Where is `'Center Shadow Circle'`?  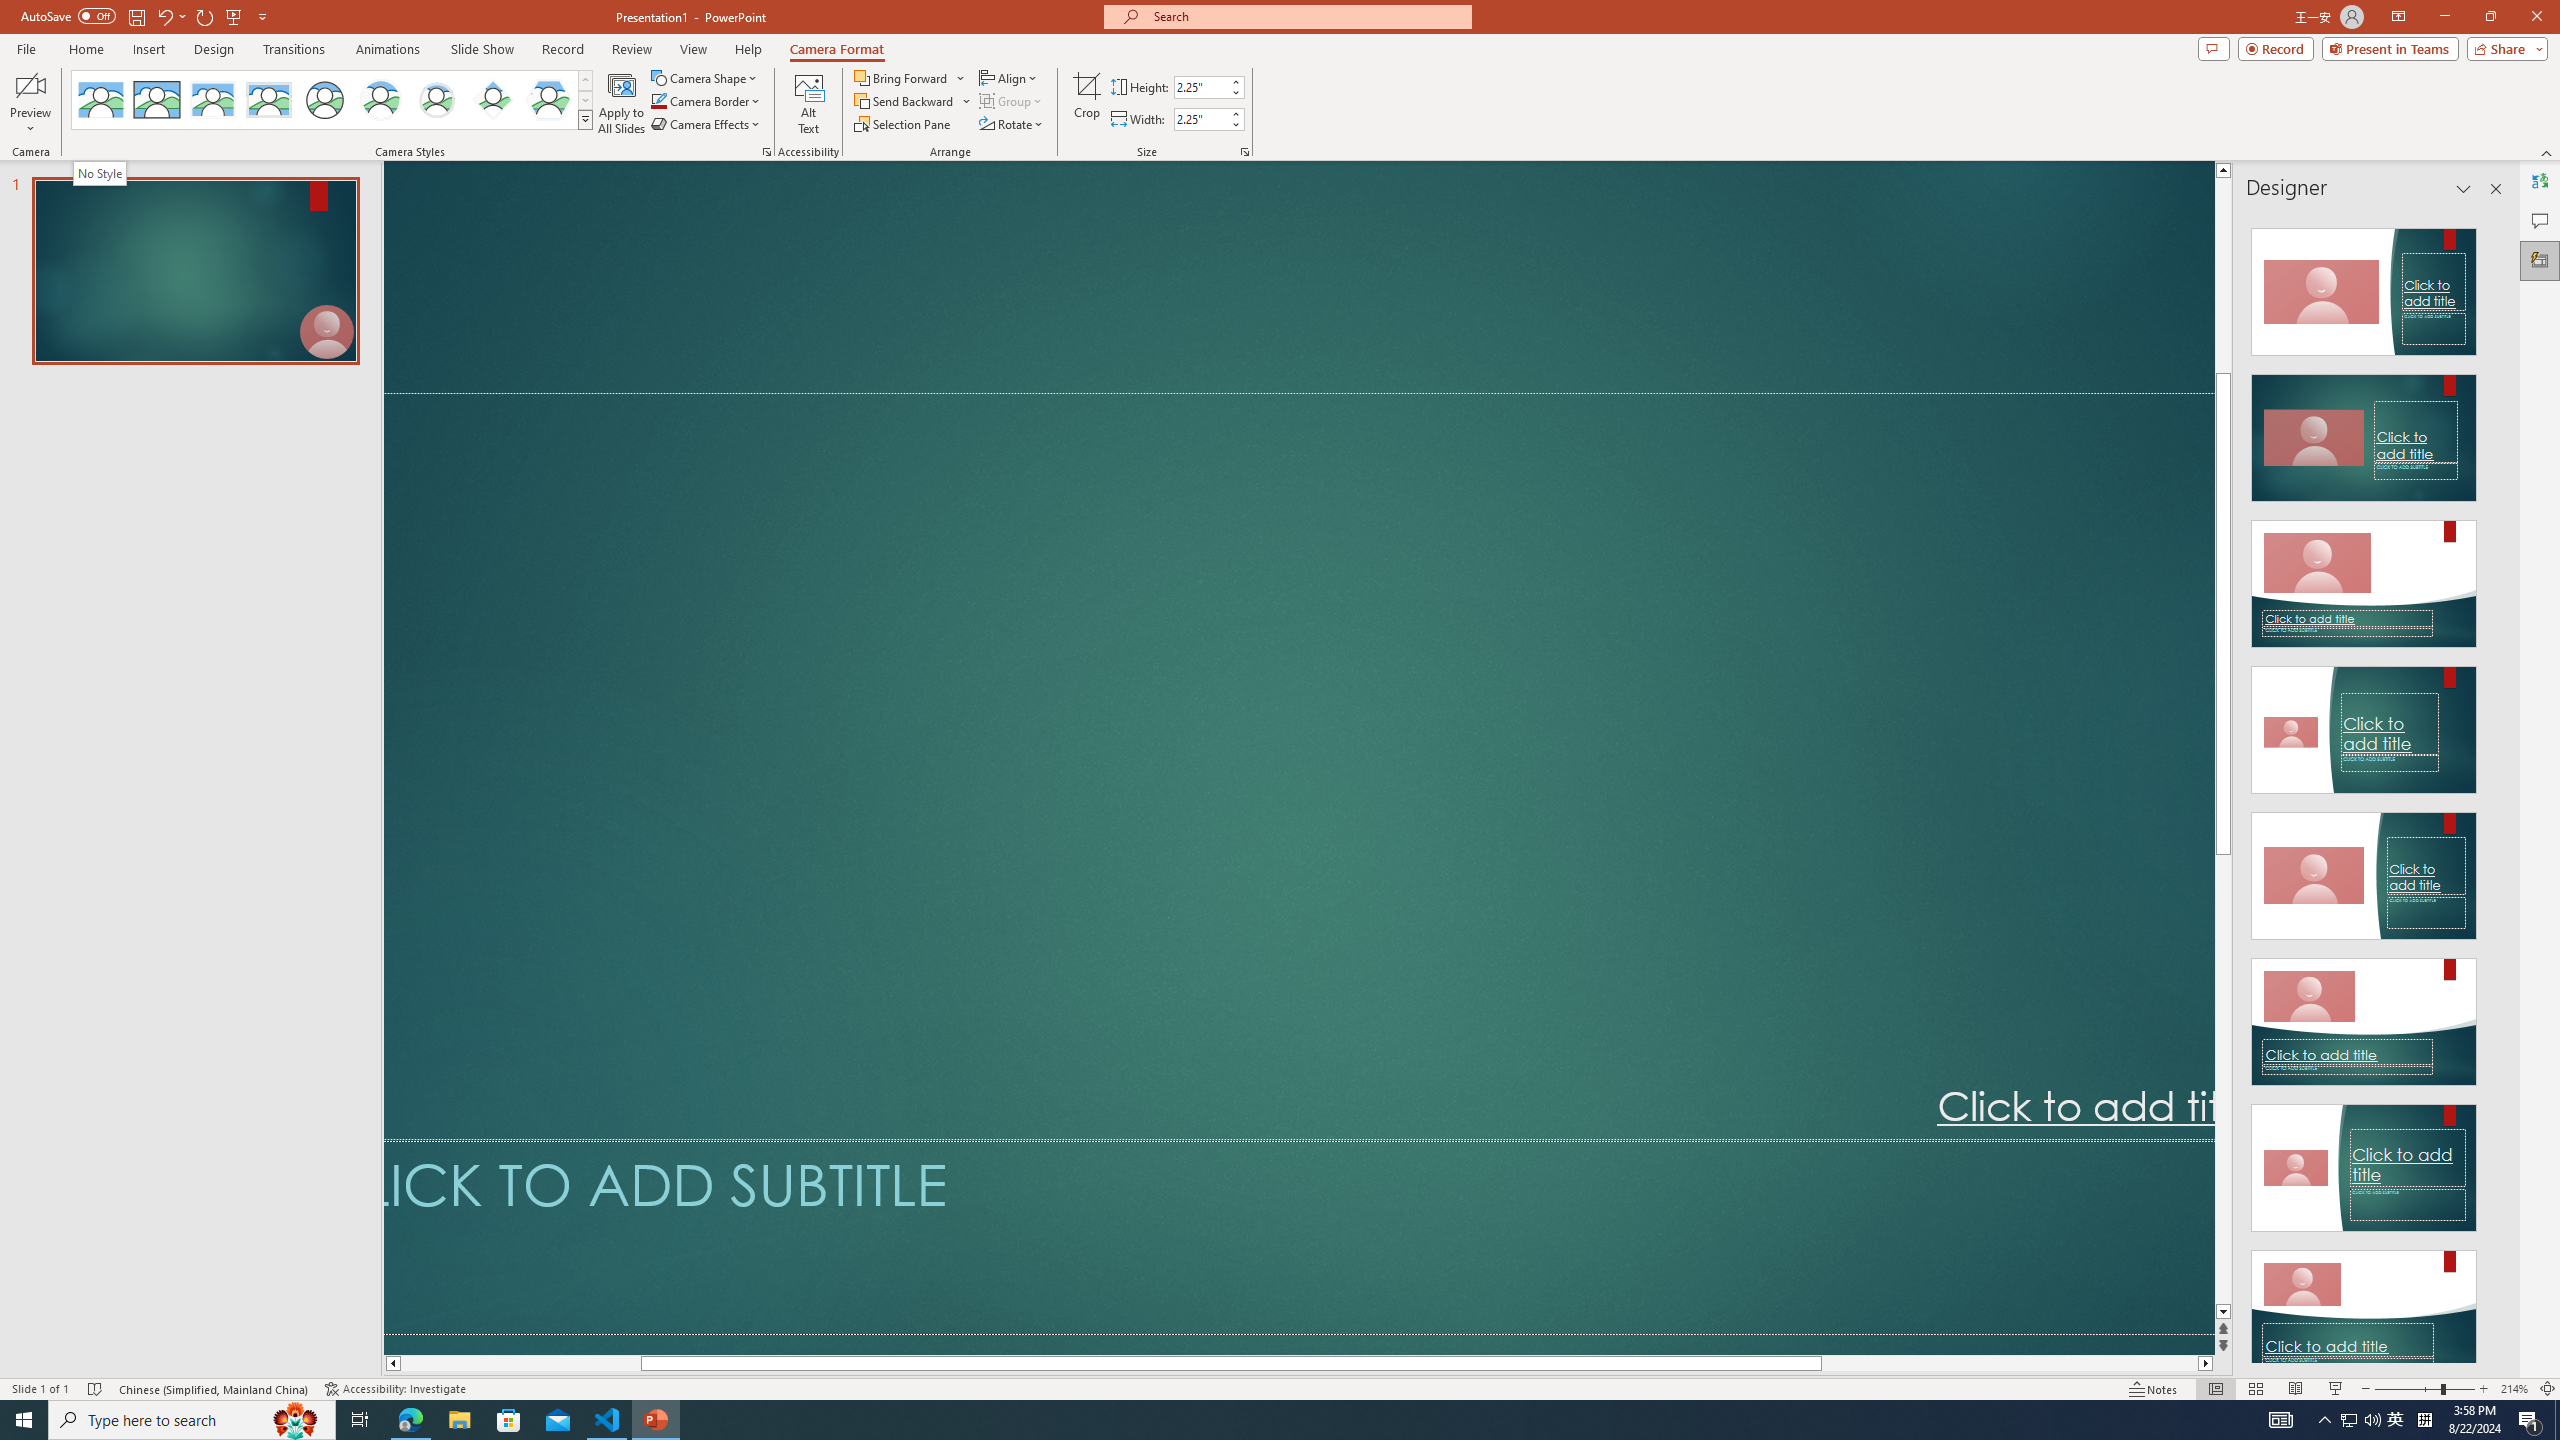 'Center Shadow Circle' is located at coordinates (380, 99).